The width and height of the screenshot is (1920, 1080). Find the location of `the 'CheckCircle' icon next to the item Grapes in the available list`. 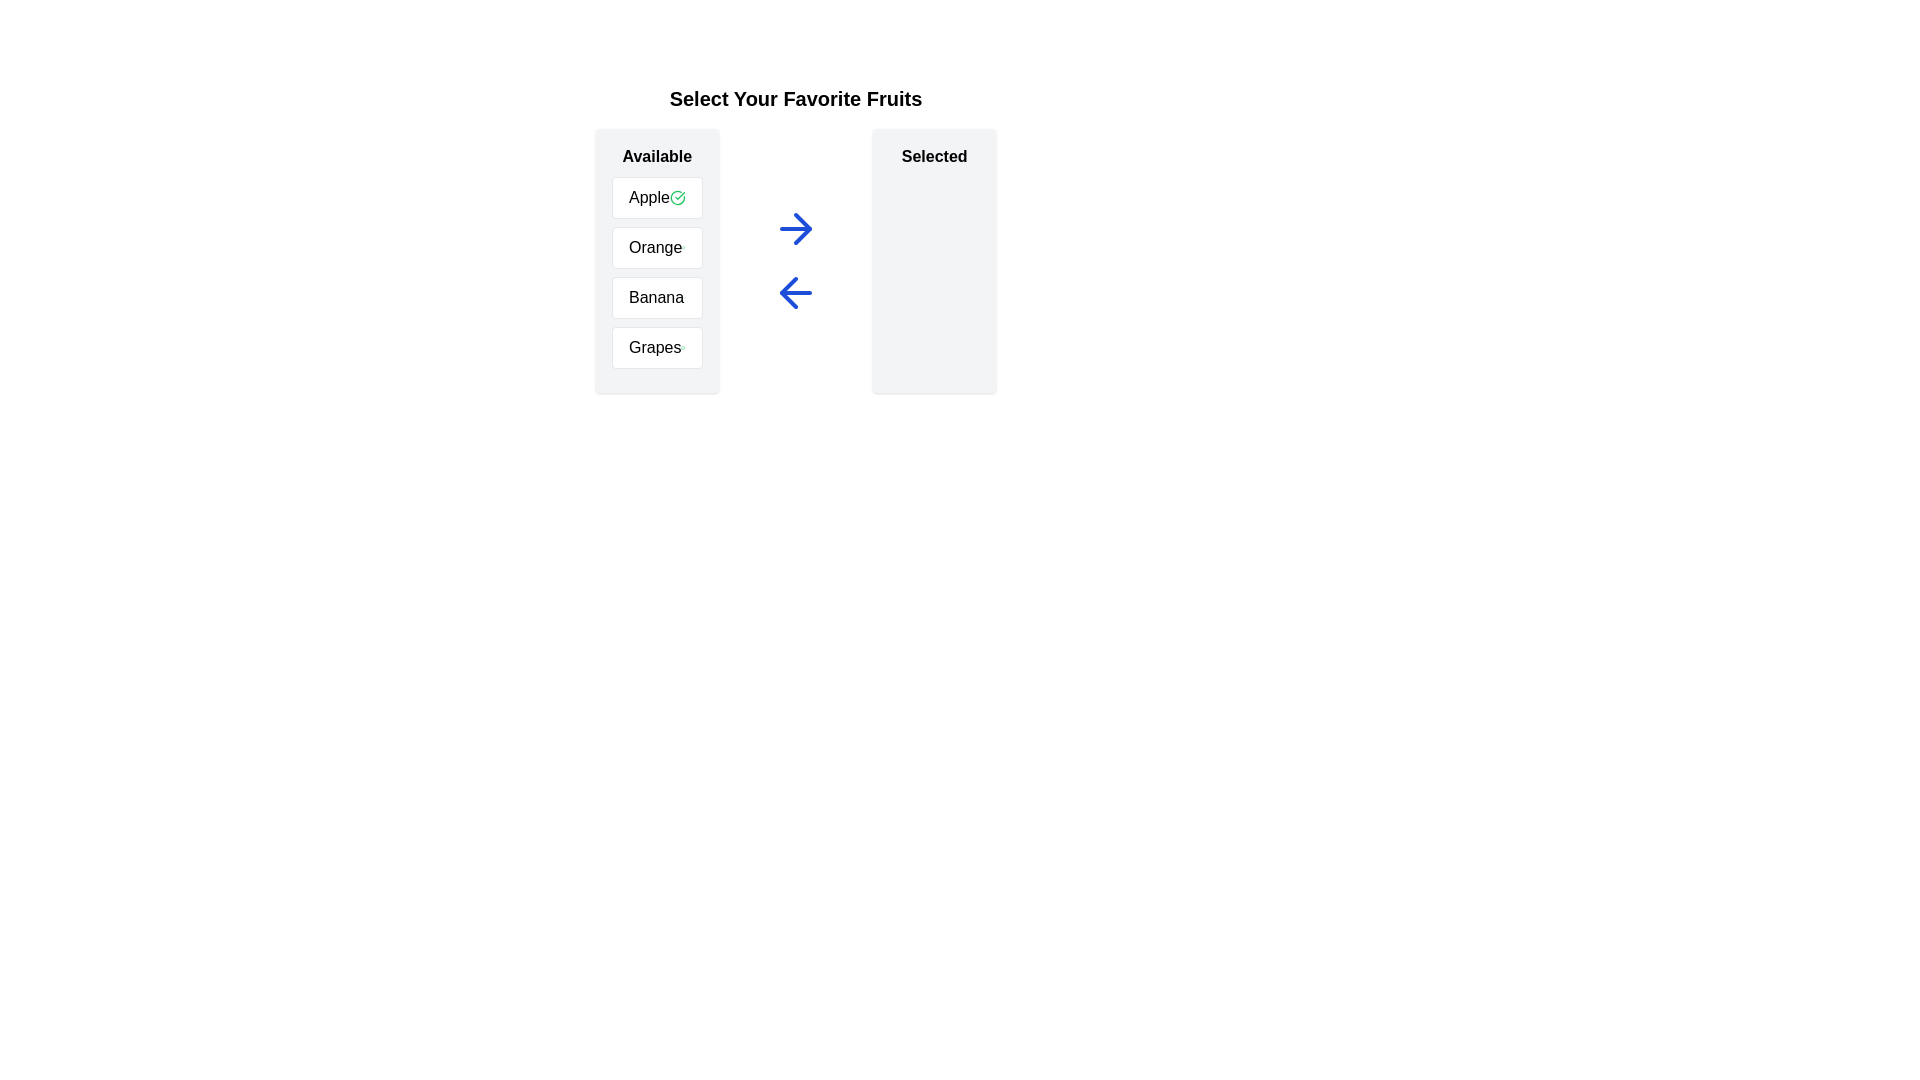

the 'CheckCircle' icon next to the item Grapes in the available list is located at coordinates (683, 346).